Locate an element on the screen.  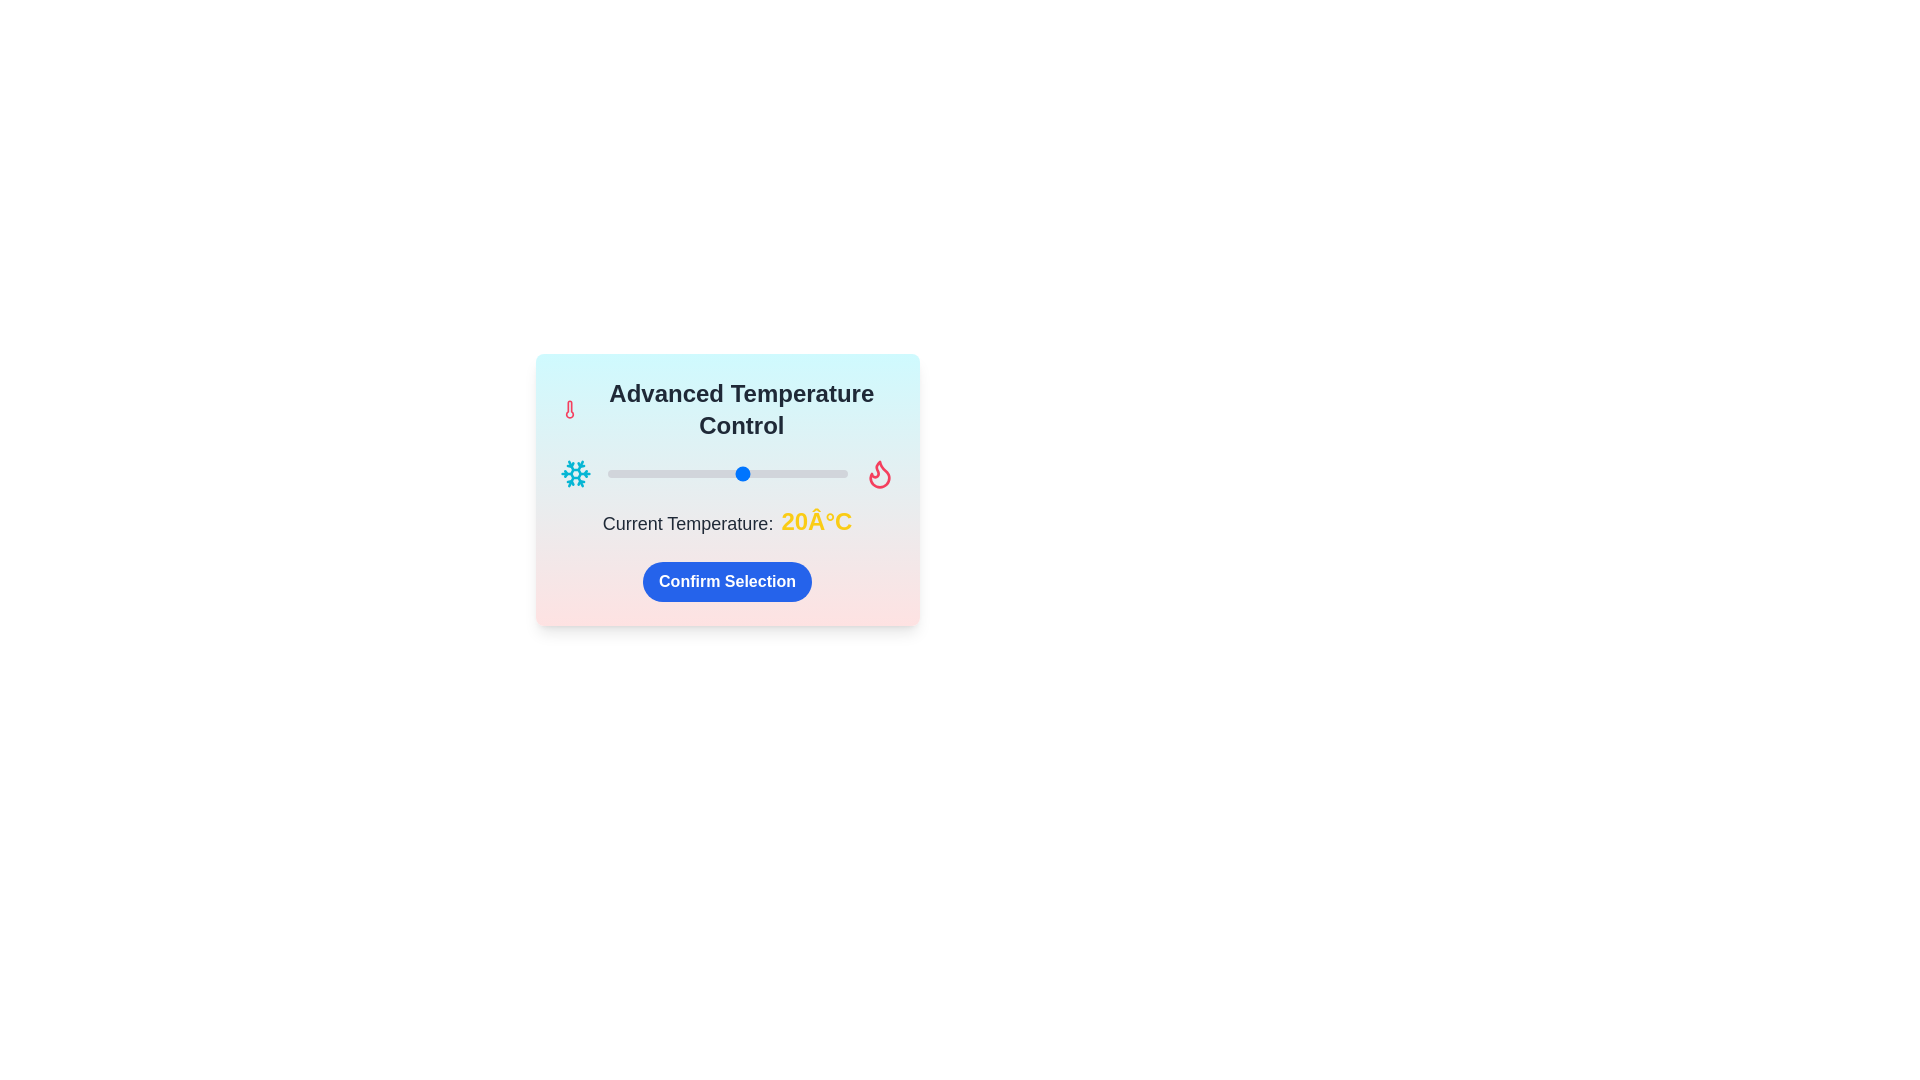
the snowflake icon to provide feedback is located at coordinates (574, 474).